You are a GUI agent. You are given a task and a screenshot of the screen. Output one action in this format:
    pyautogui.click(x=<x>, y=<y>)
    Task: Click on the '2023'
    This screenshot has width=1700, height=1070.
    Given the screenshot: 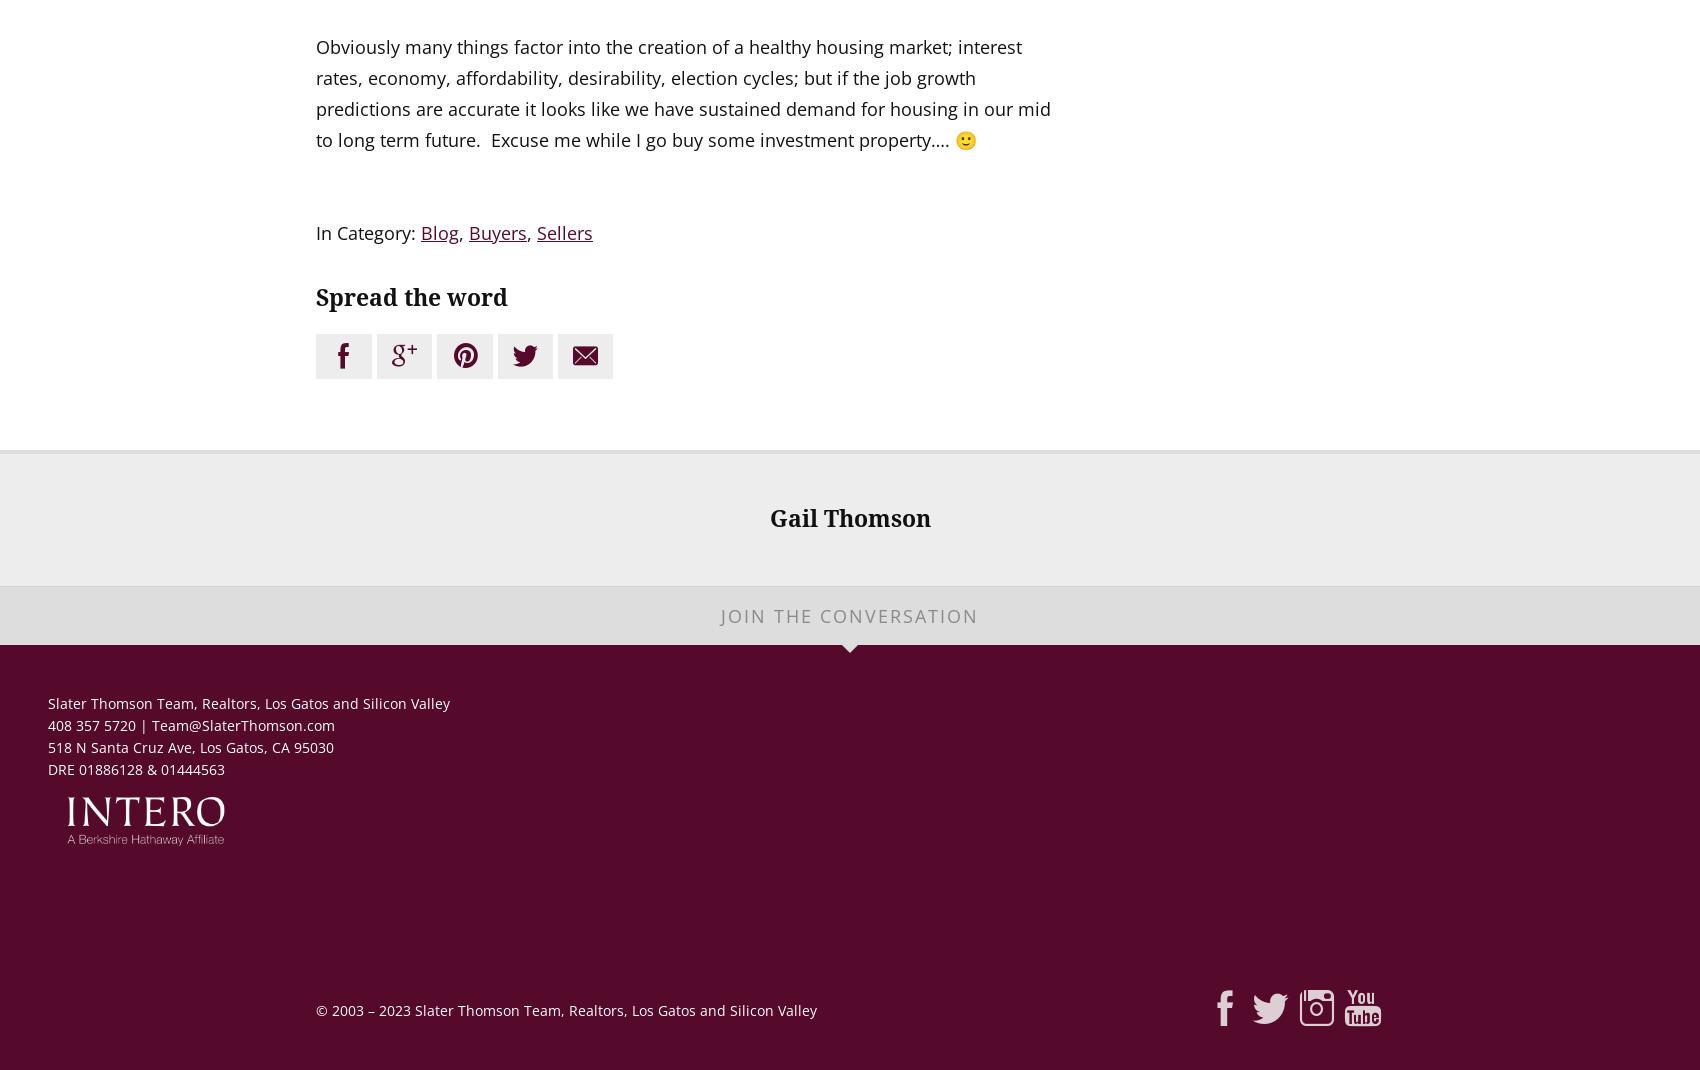 What is the action you would take?
    pyautogui.click(x=394, y=1009)
    